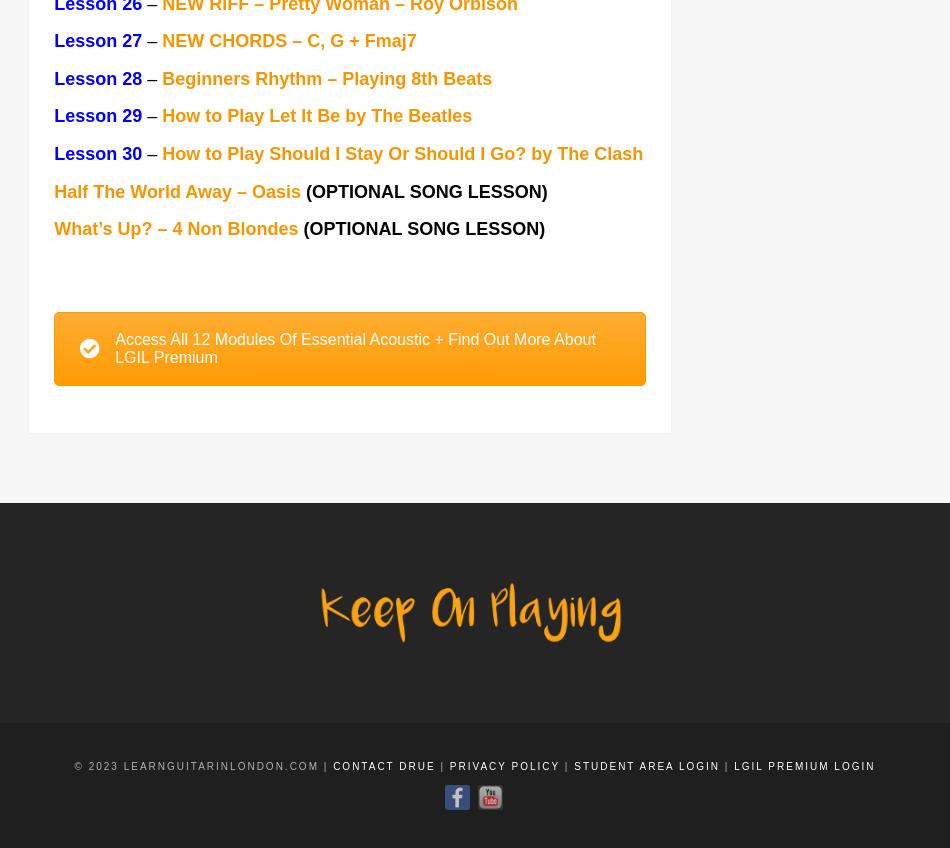 The image size is (950, 848). What do you see at coordinates (504, 767) in the screenshot?
I see `'Privacy Policy'` at bounding box center [504, 767].